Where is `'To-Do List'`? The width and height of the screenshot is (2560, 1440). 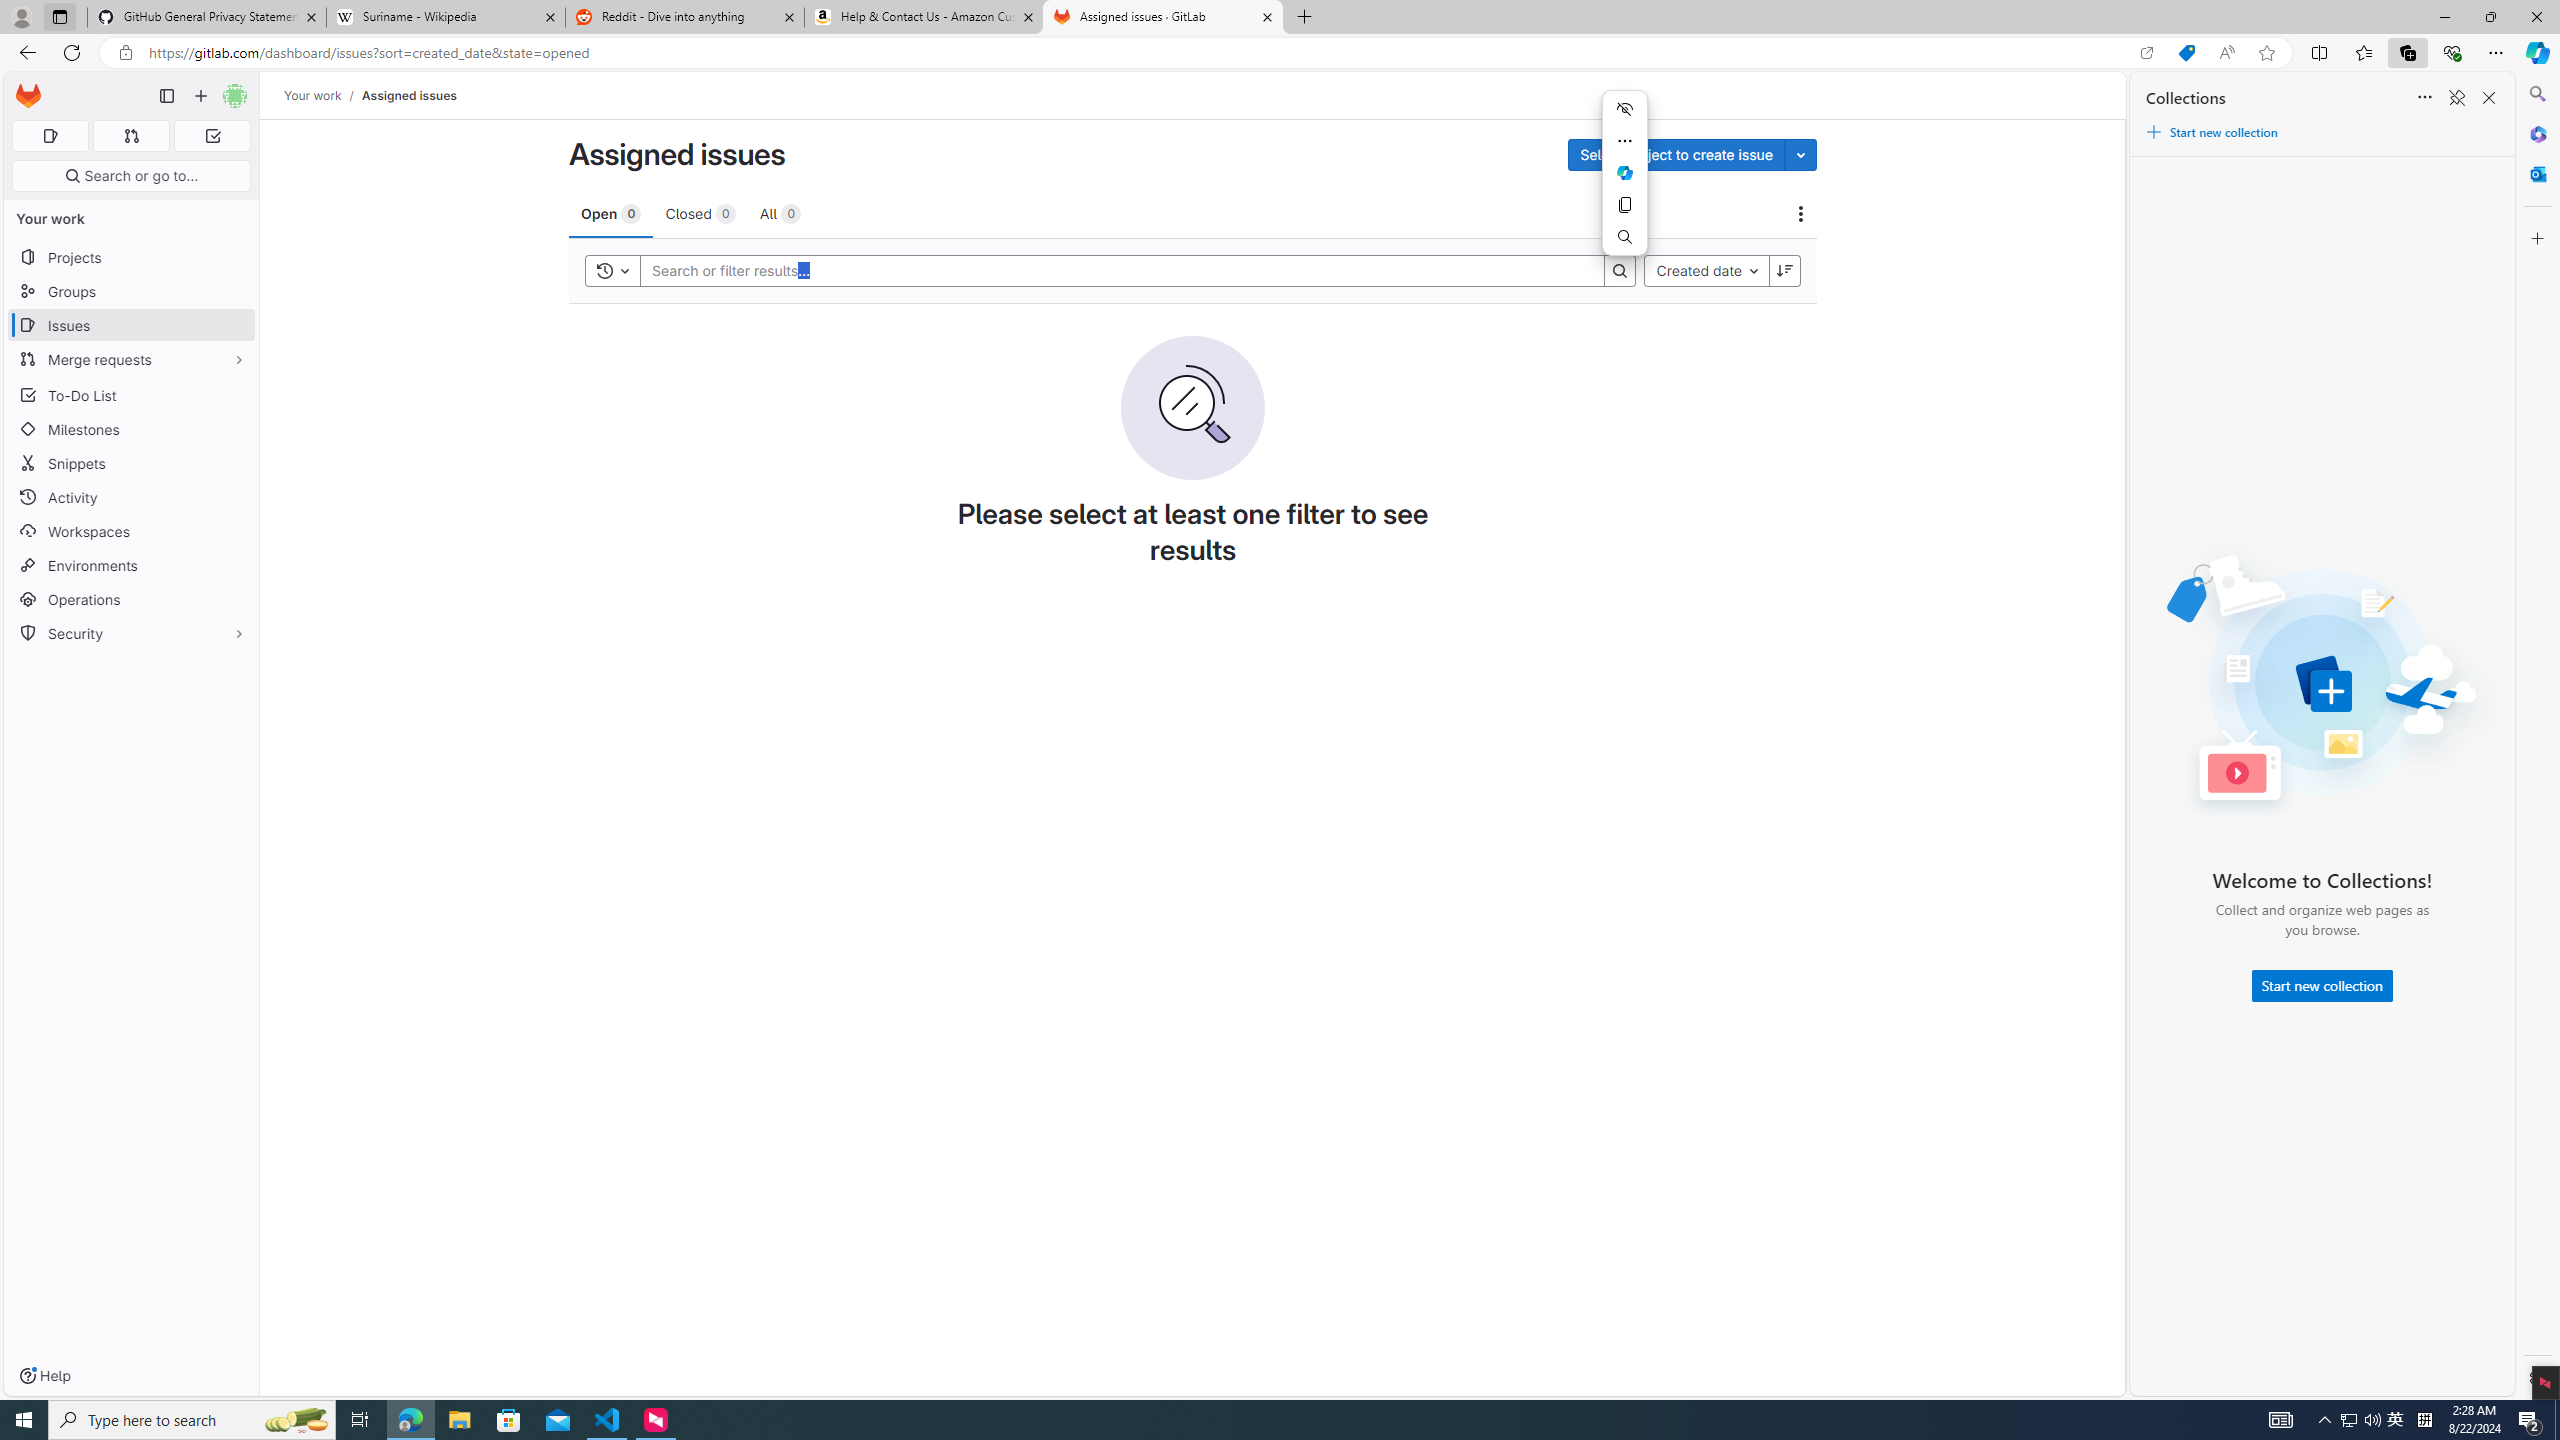
'To-Do List' is located at coordinates (130, 394).